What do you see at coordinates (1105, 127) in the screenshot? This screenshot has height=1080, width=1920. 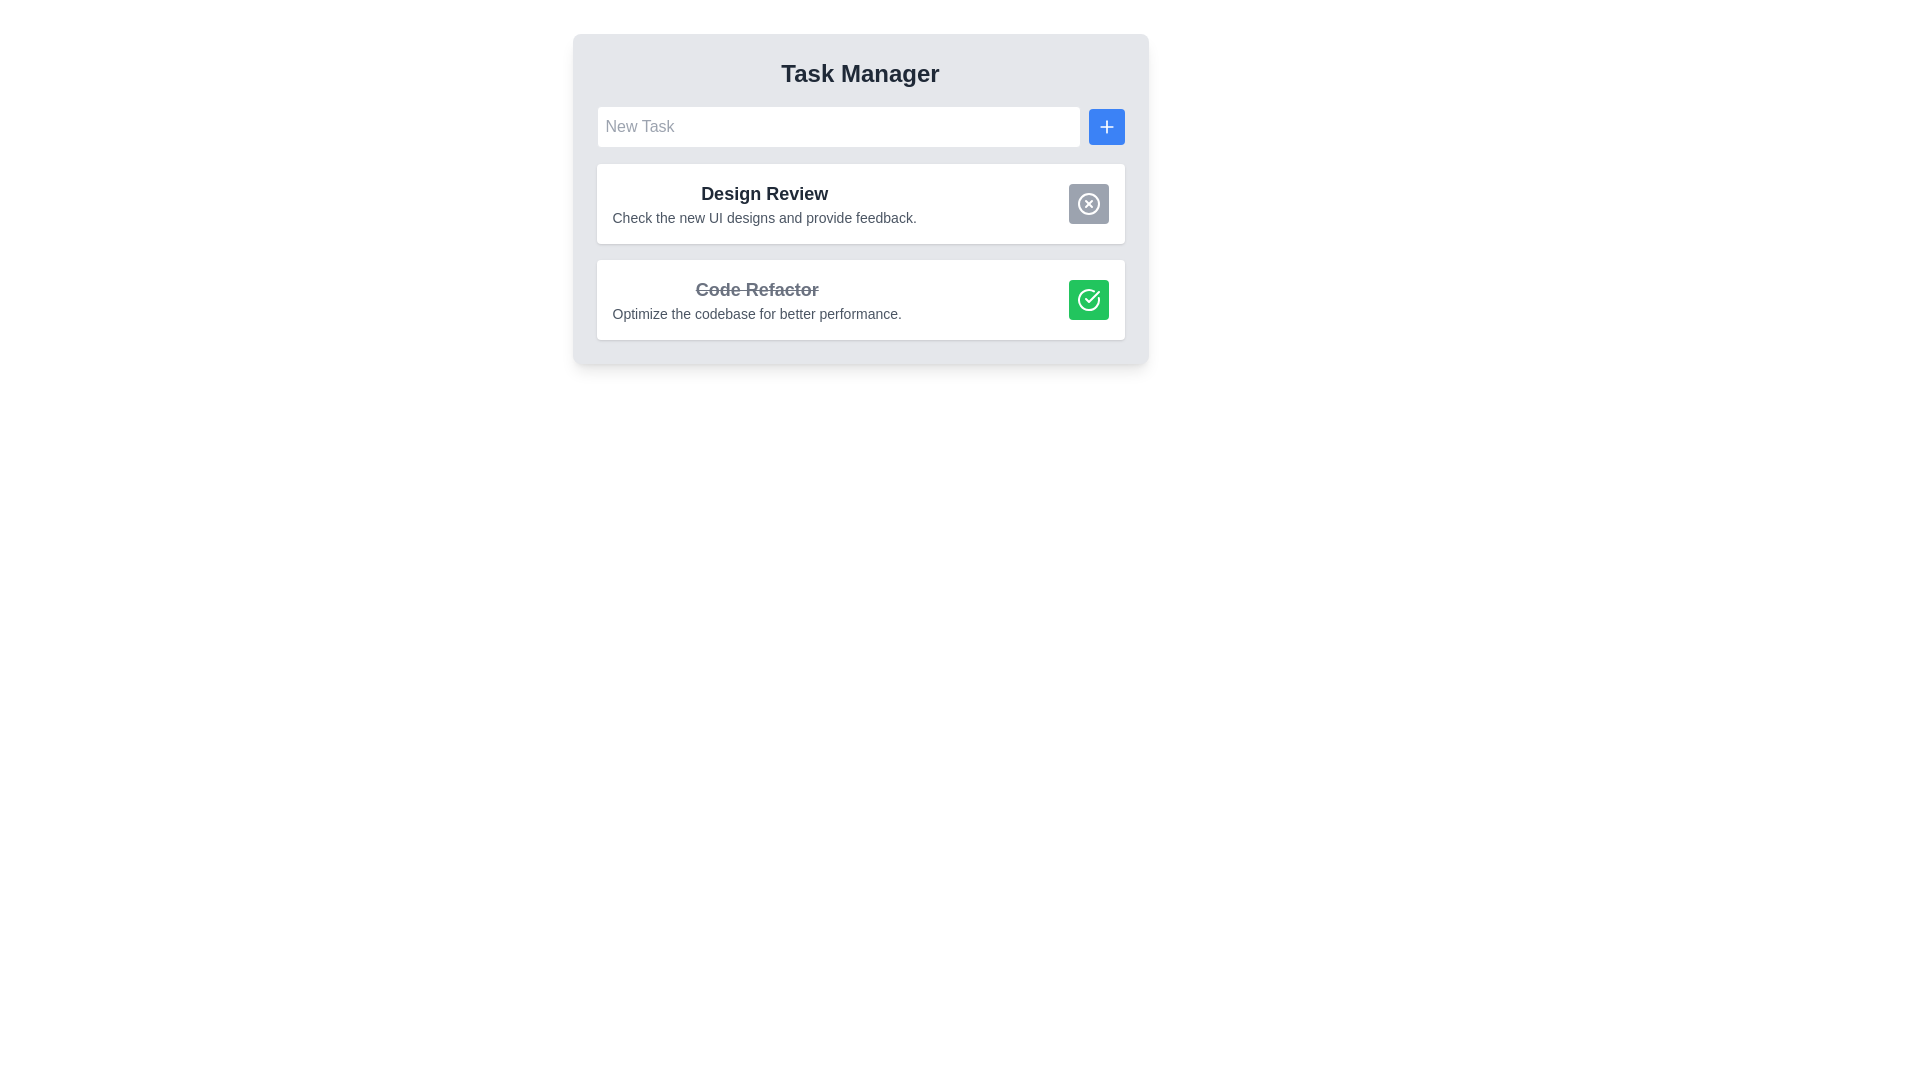 I see `the 'Add' or 'Create' button represented by a plus icon within a blue circular button, located to the right of the 'New Task' input field` at bounding box center [1105, 127].